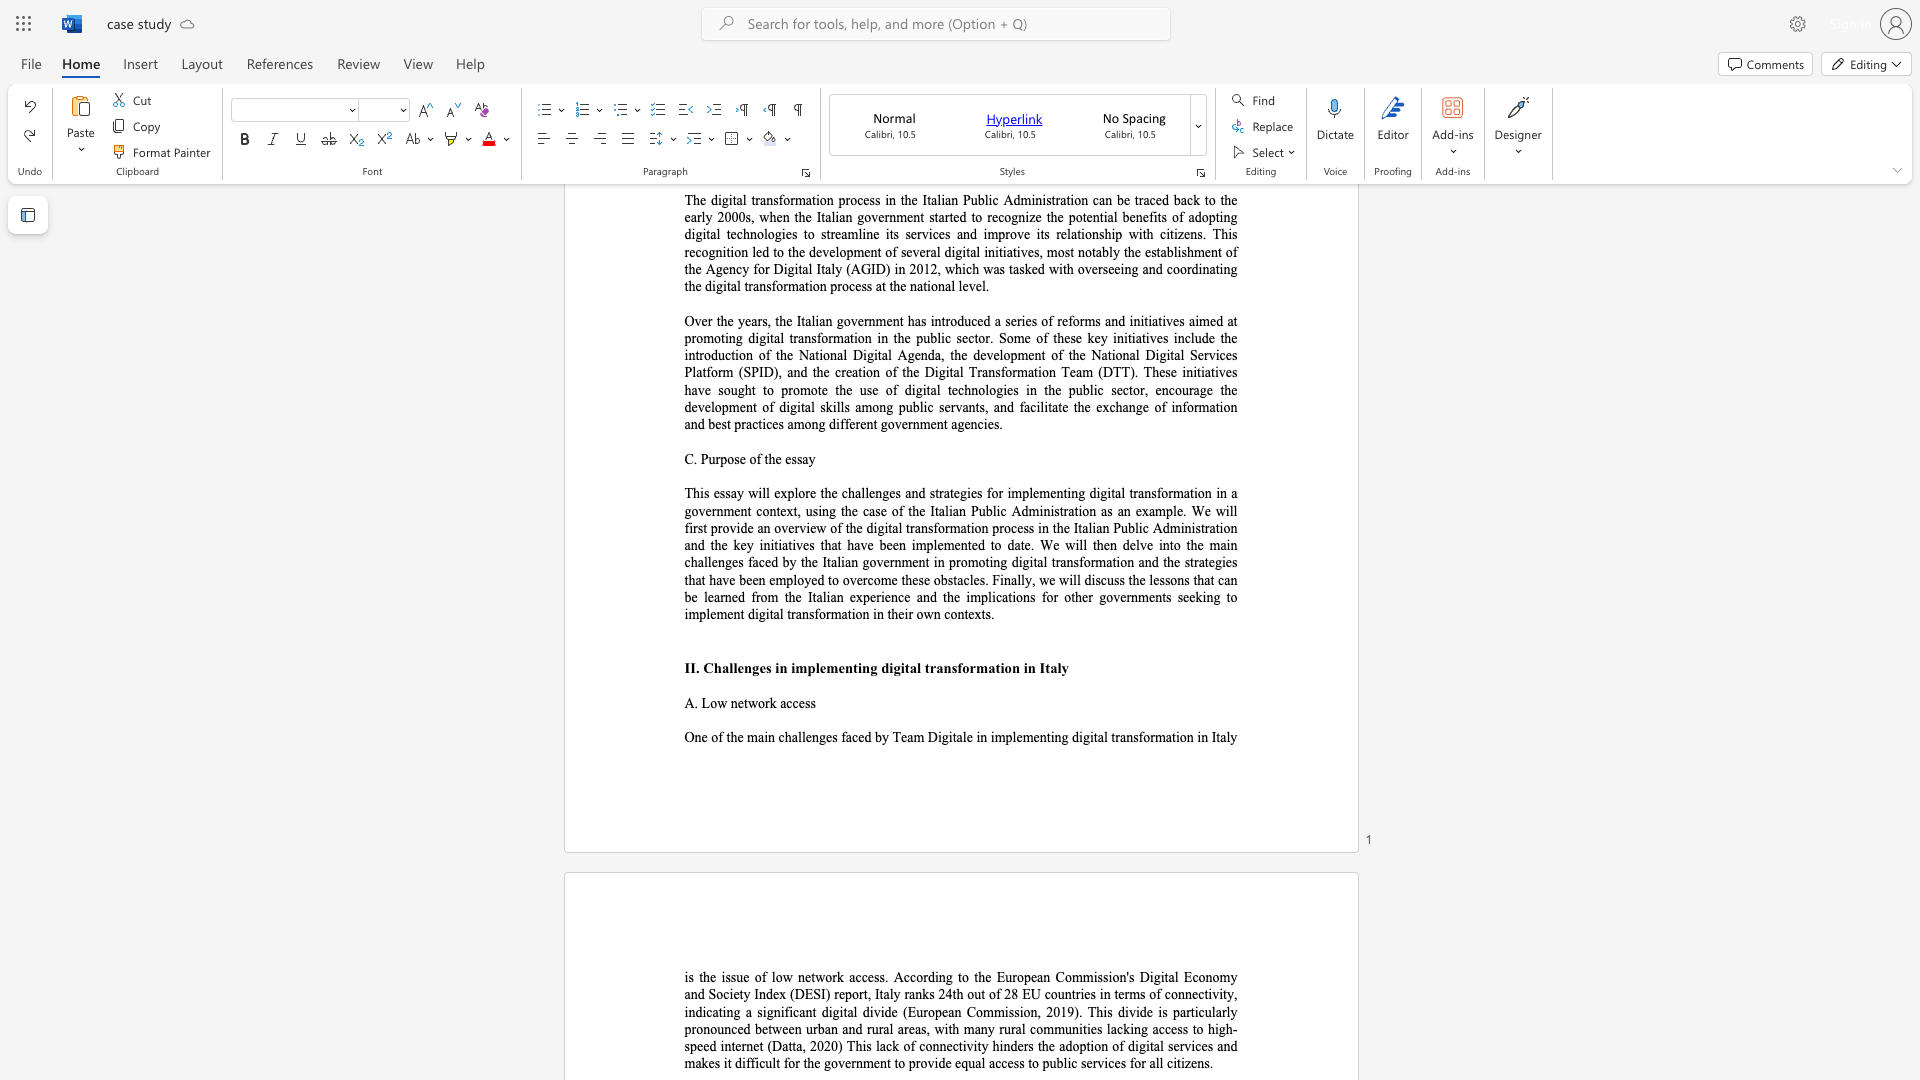 This screenshot has height=1080, width=1920. What do you see at coordinates (757, 702) in the screenshot?
I see `the subset text "or" within the text "A. Low network access"` at bounding box center [757, 702].